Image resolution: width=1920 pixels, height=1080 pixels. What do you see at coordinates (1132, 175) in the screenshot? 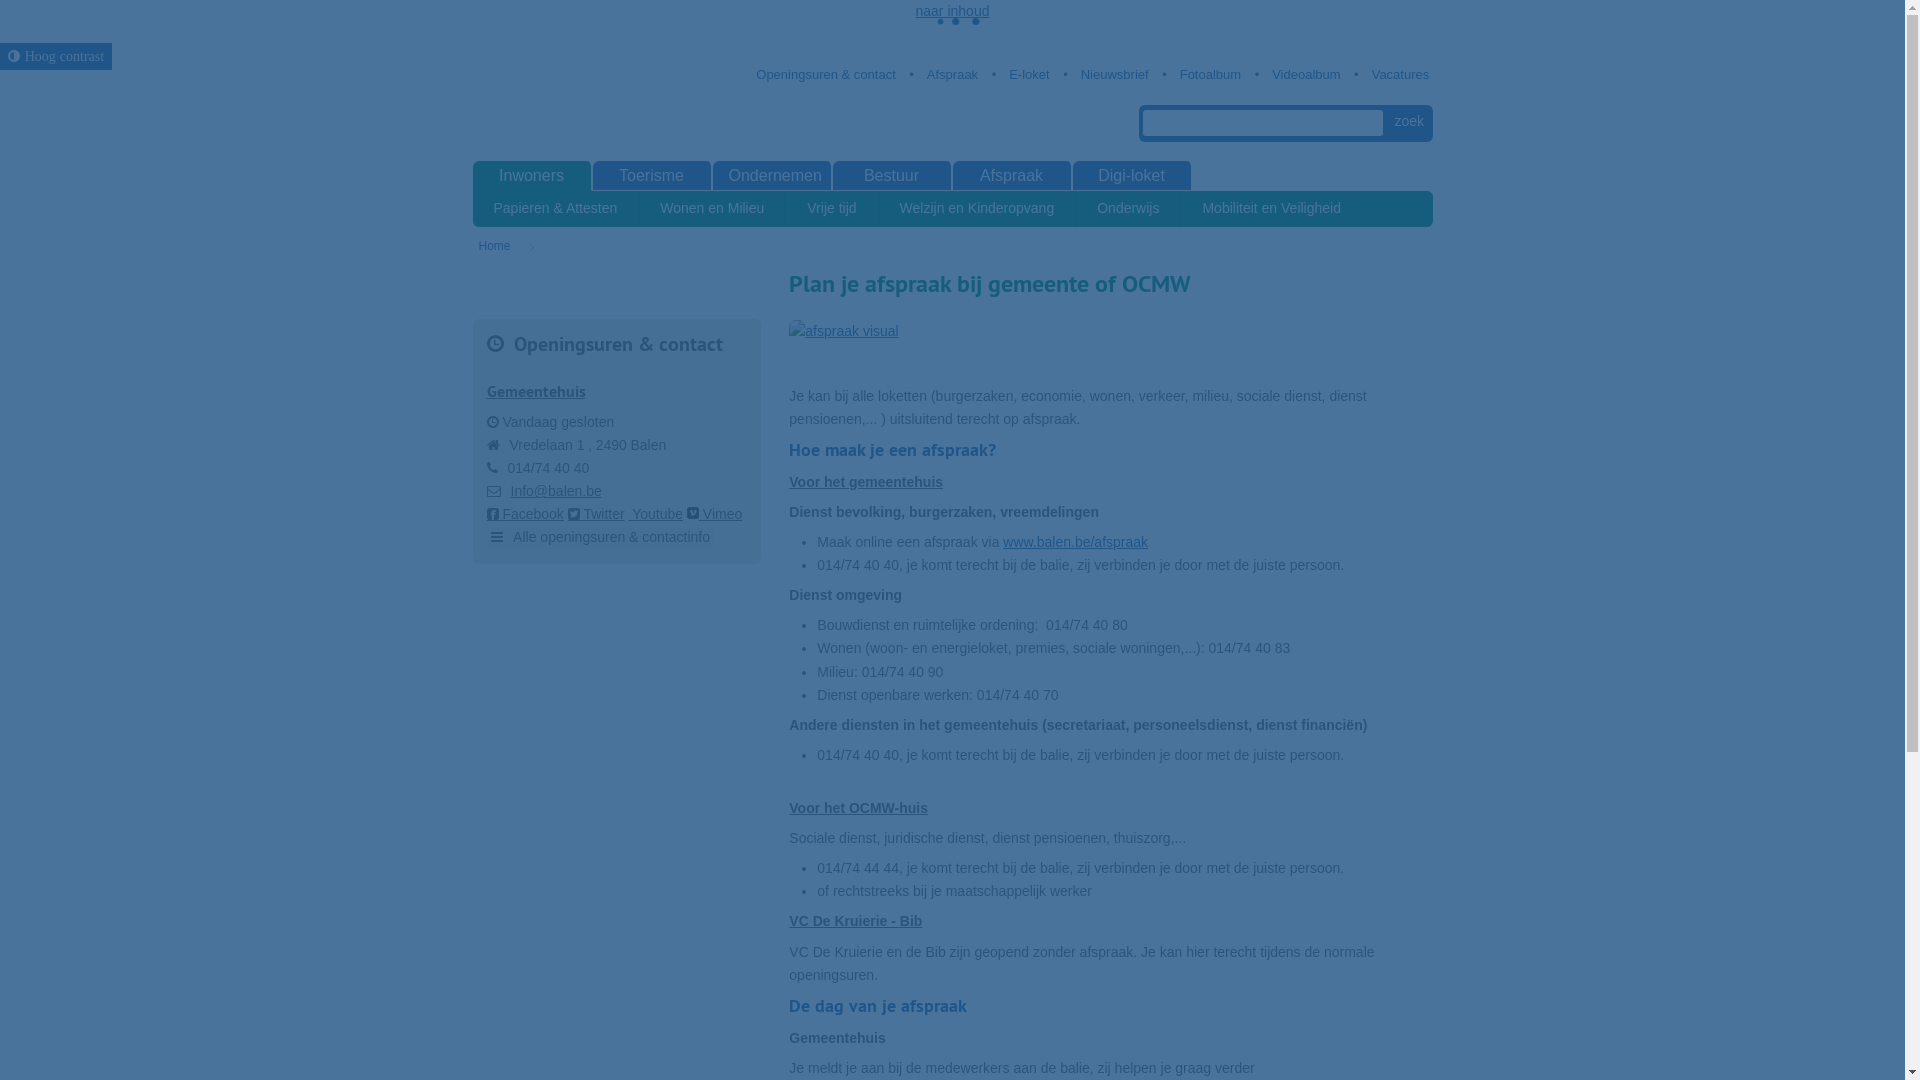
I see `'Digi-loket'` at bounding box center [1132, 175].